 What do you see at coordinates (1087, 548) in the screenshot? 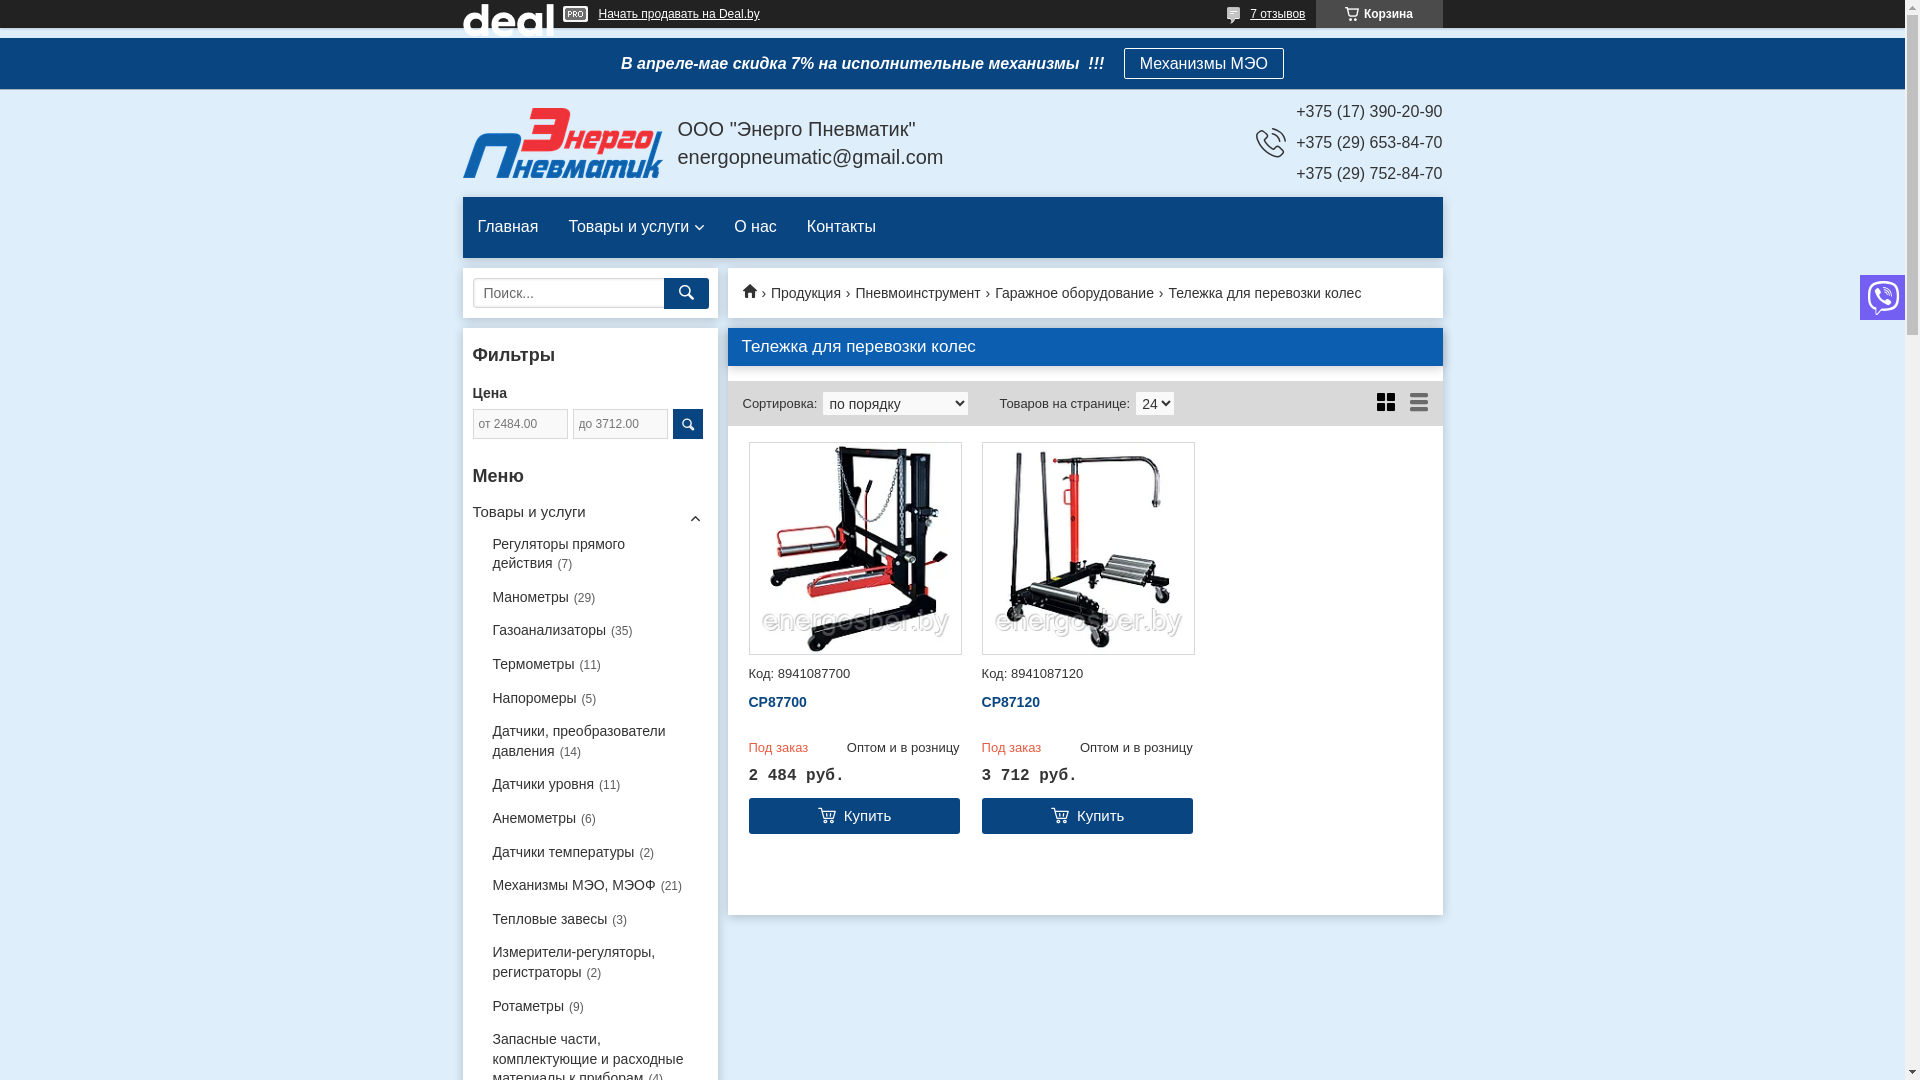
I see `'CP87120'` at bounding box center [1087, 548].